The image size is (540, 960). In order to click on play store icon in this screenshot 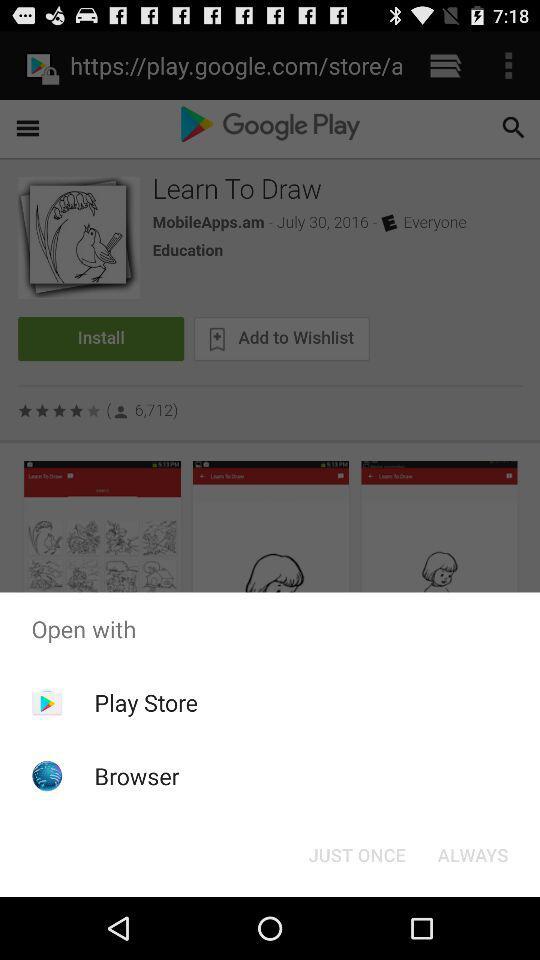, I will do `click(145, 702)`.